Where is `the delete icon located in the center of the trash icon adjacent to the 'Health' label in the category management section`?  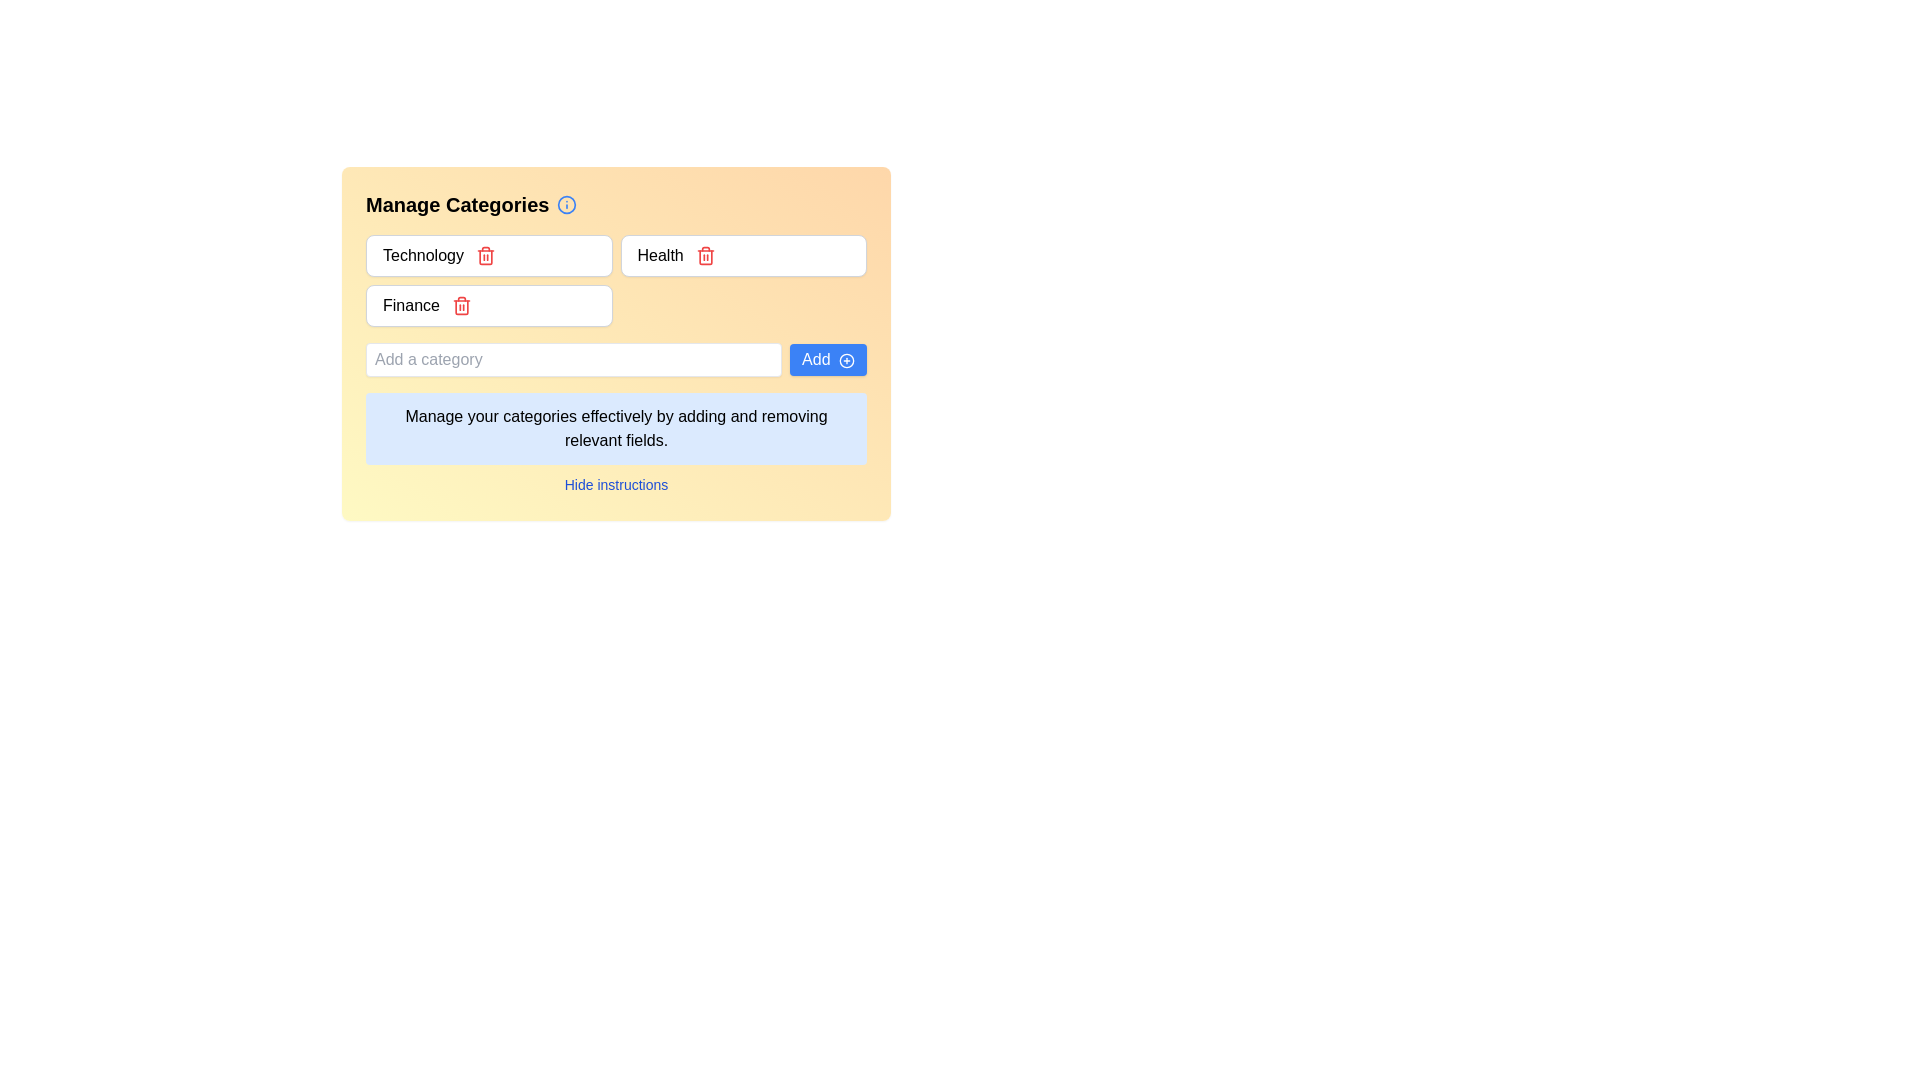
the delete icon located in the center of the trash icon adjacent to the 'Health' label in the category management section is located at coordinates (705, 256).